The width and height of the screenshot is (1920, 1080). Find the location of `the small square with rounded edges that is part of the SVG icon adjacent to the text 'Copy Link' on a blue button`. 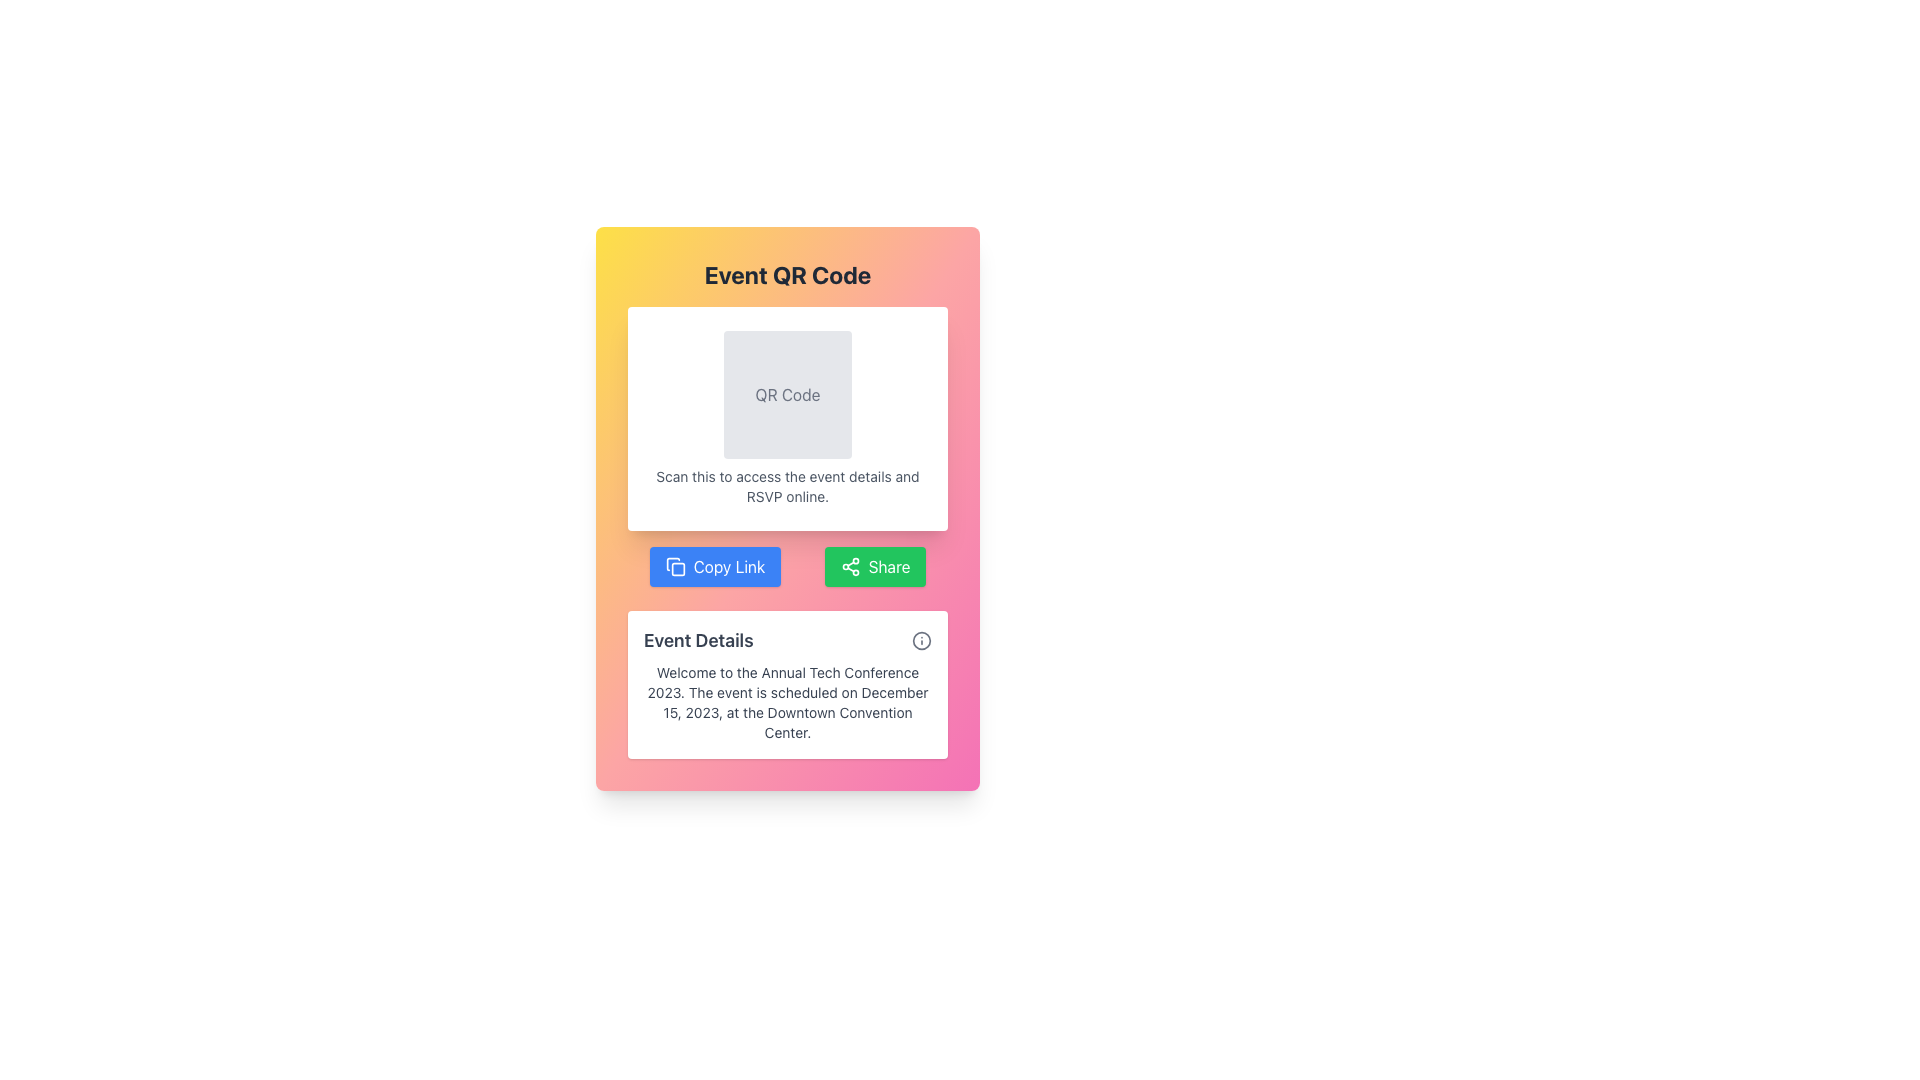

the small square with rounded edges that is part of the SVG icon adjacent to the text 'Copy Link' on a blue button is located at coordinates (678, 569).